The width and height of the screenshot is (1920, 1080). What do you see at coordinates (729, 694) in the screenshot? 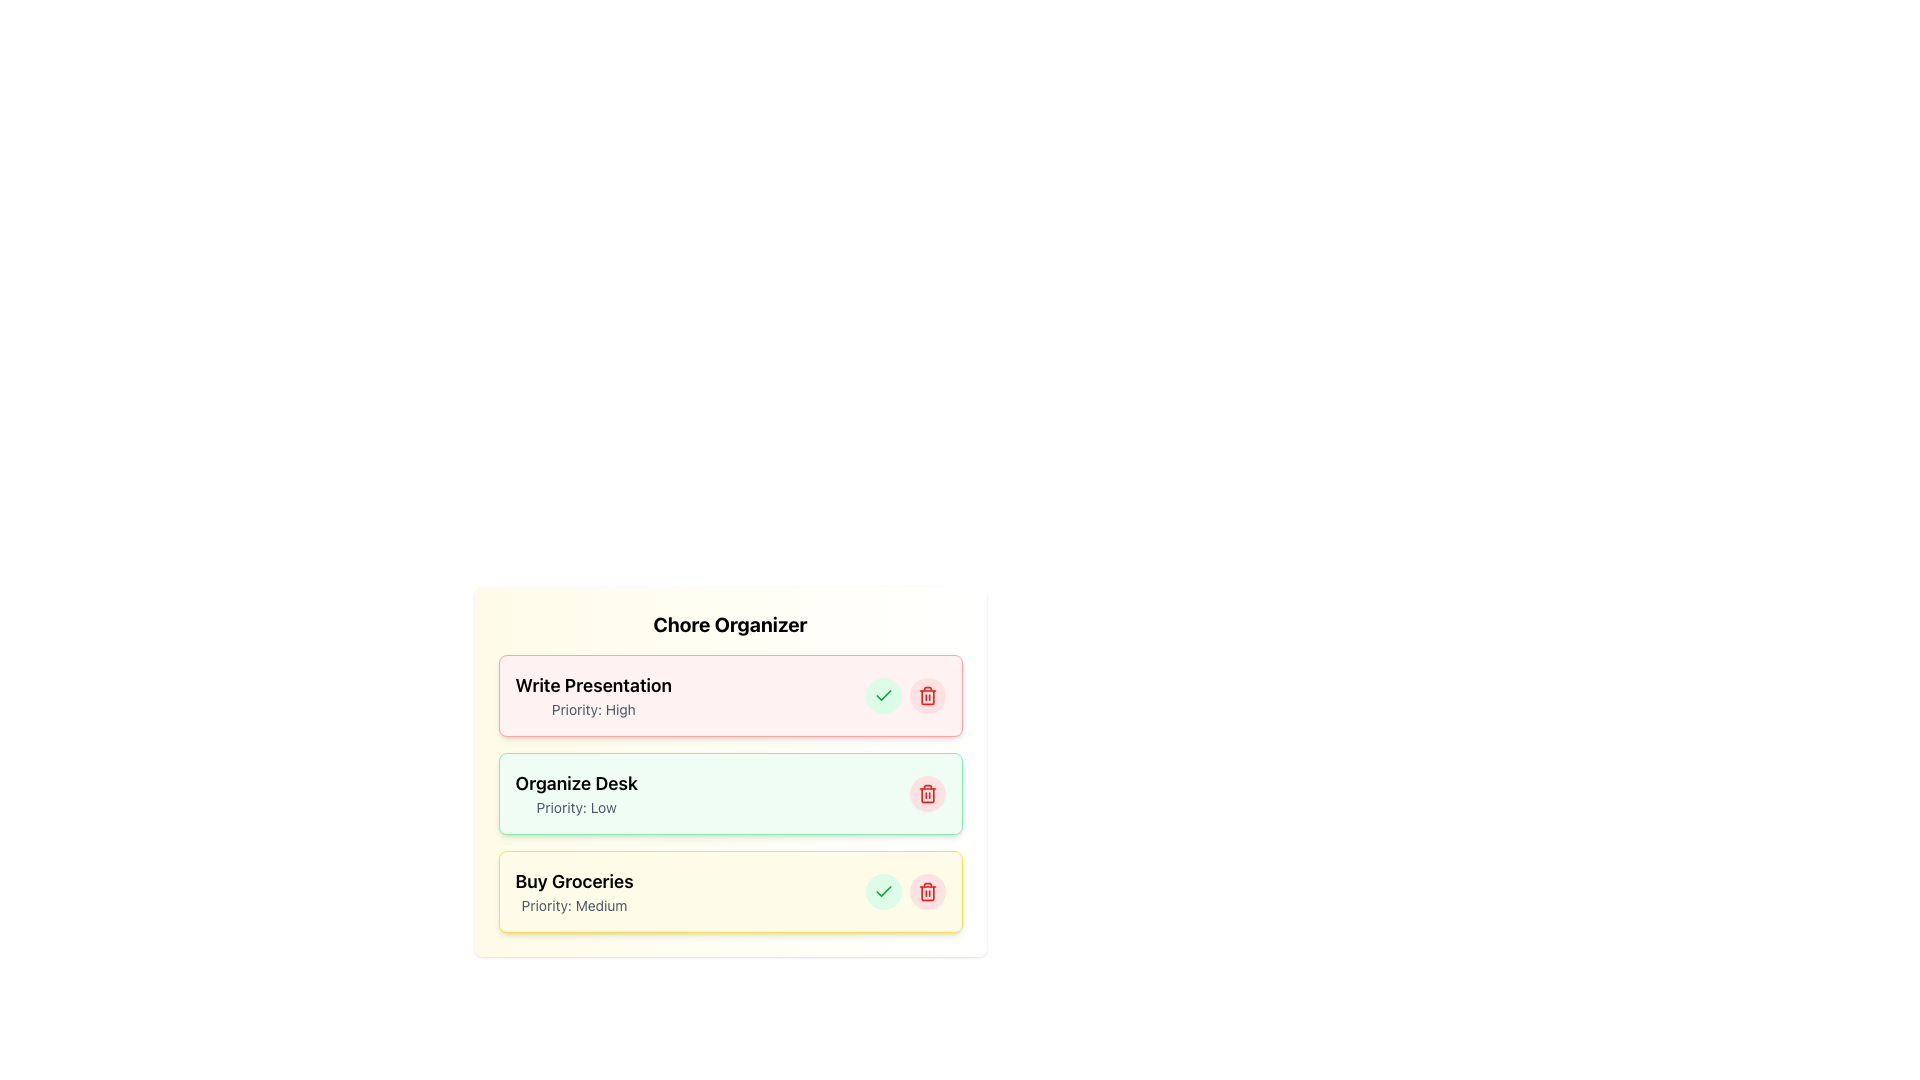
I see `the top task item in the chore organizer, which has a red background and summarizes the task name and priority level` at bounding box center [729, 694].